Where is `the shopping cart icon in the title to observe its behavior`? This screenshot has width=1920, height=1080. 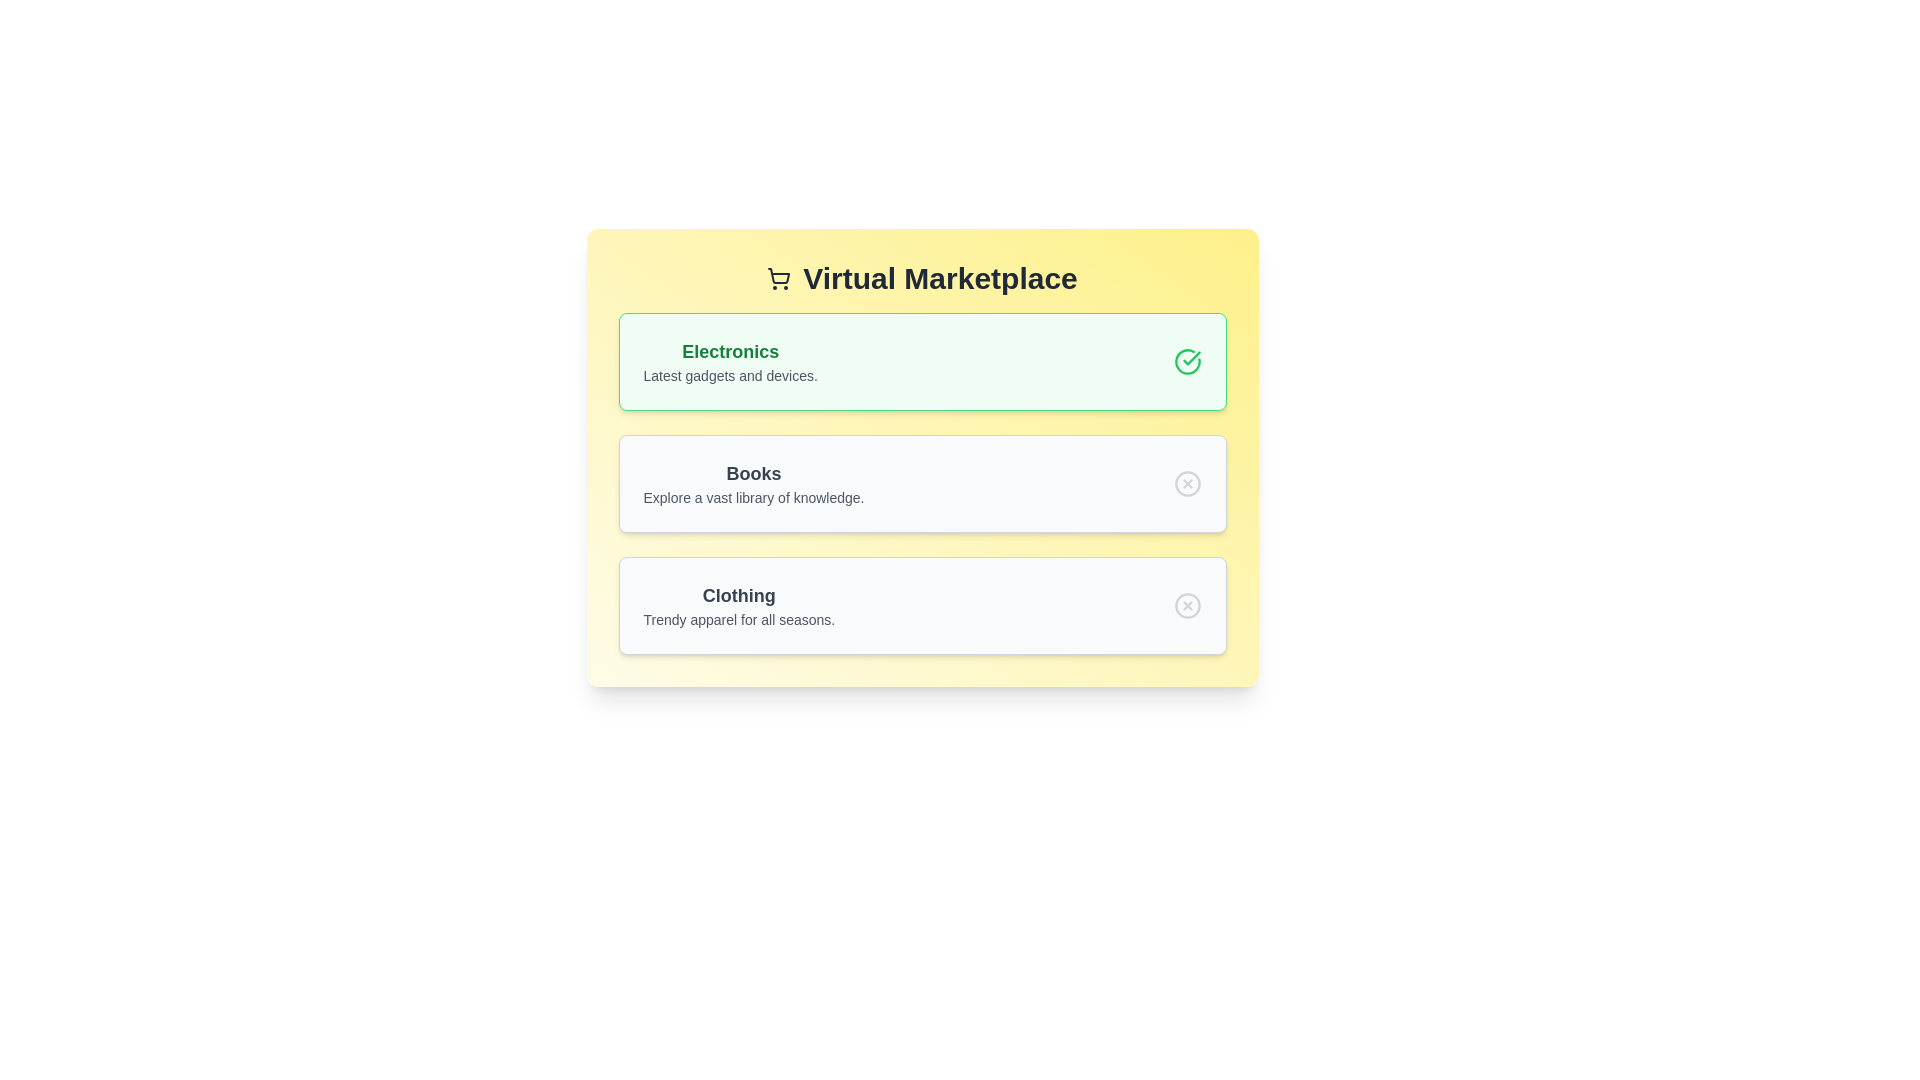 the shopping cart icon in the title to observe its behavior is located at coordinates (778, 278).